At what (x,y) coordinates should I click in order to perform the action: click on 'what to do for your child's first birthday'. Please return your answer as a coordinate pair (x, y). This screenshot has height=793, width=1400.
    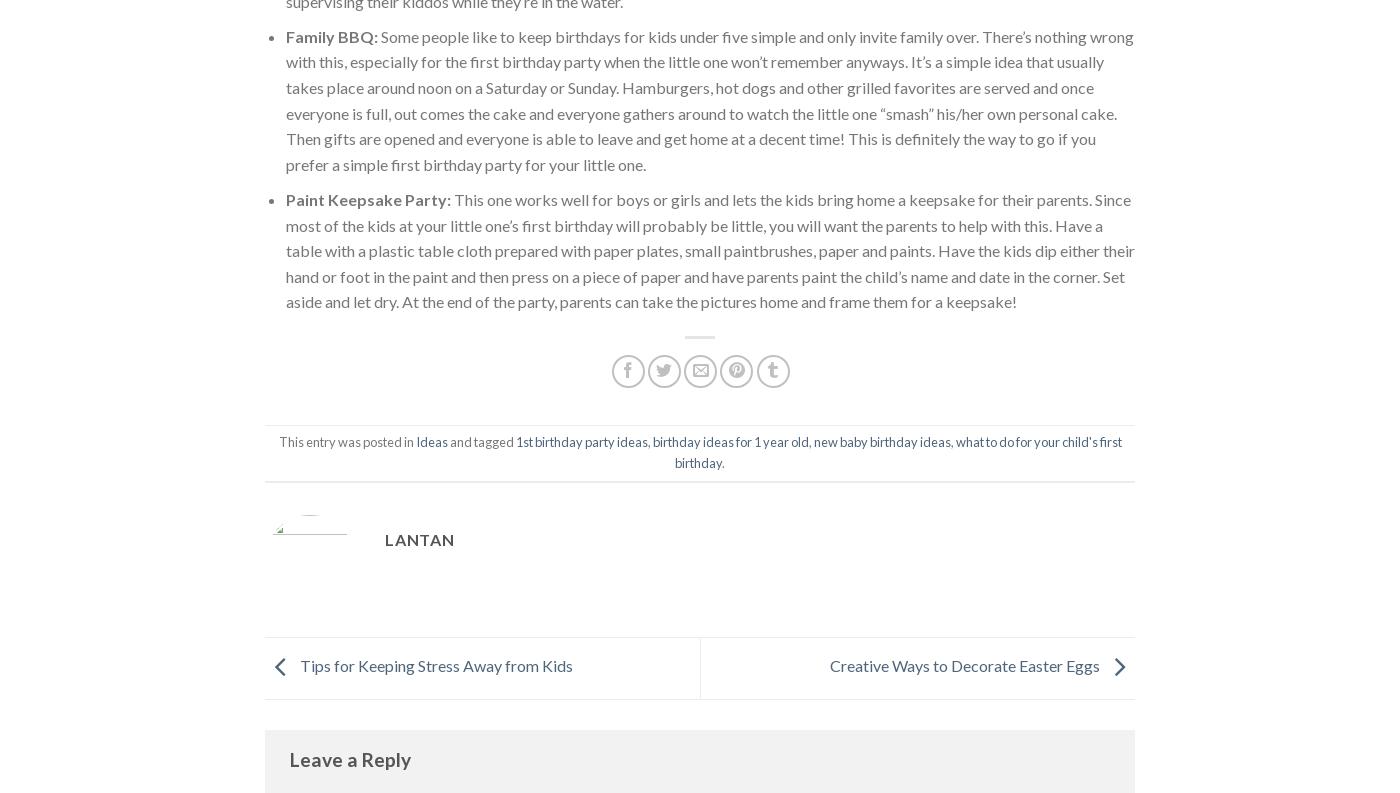
    Looking at the image, I should click on (897, 451).